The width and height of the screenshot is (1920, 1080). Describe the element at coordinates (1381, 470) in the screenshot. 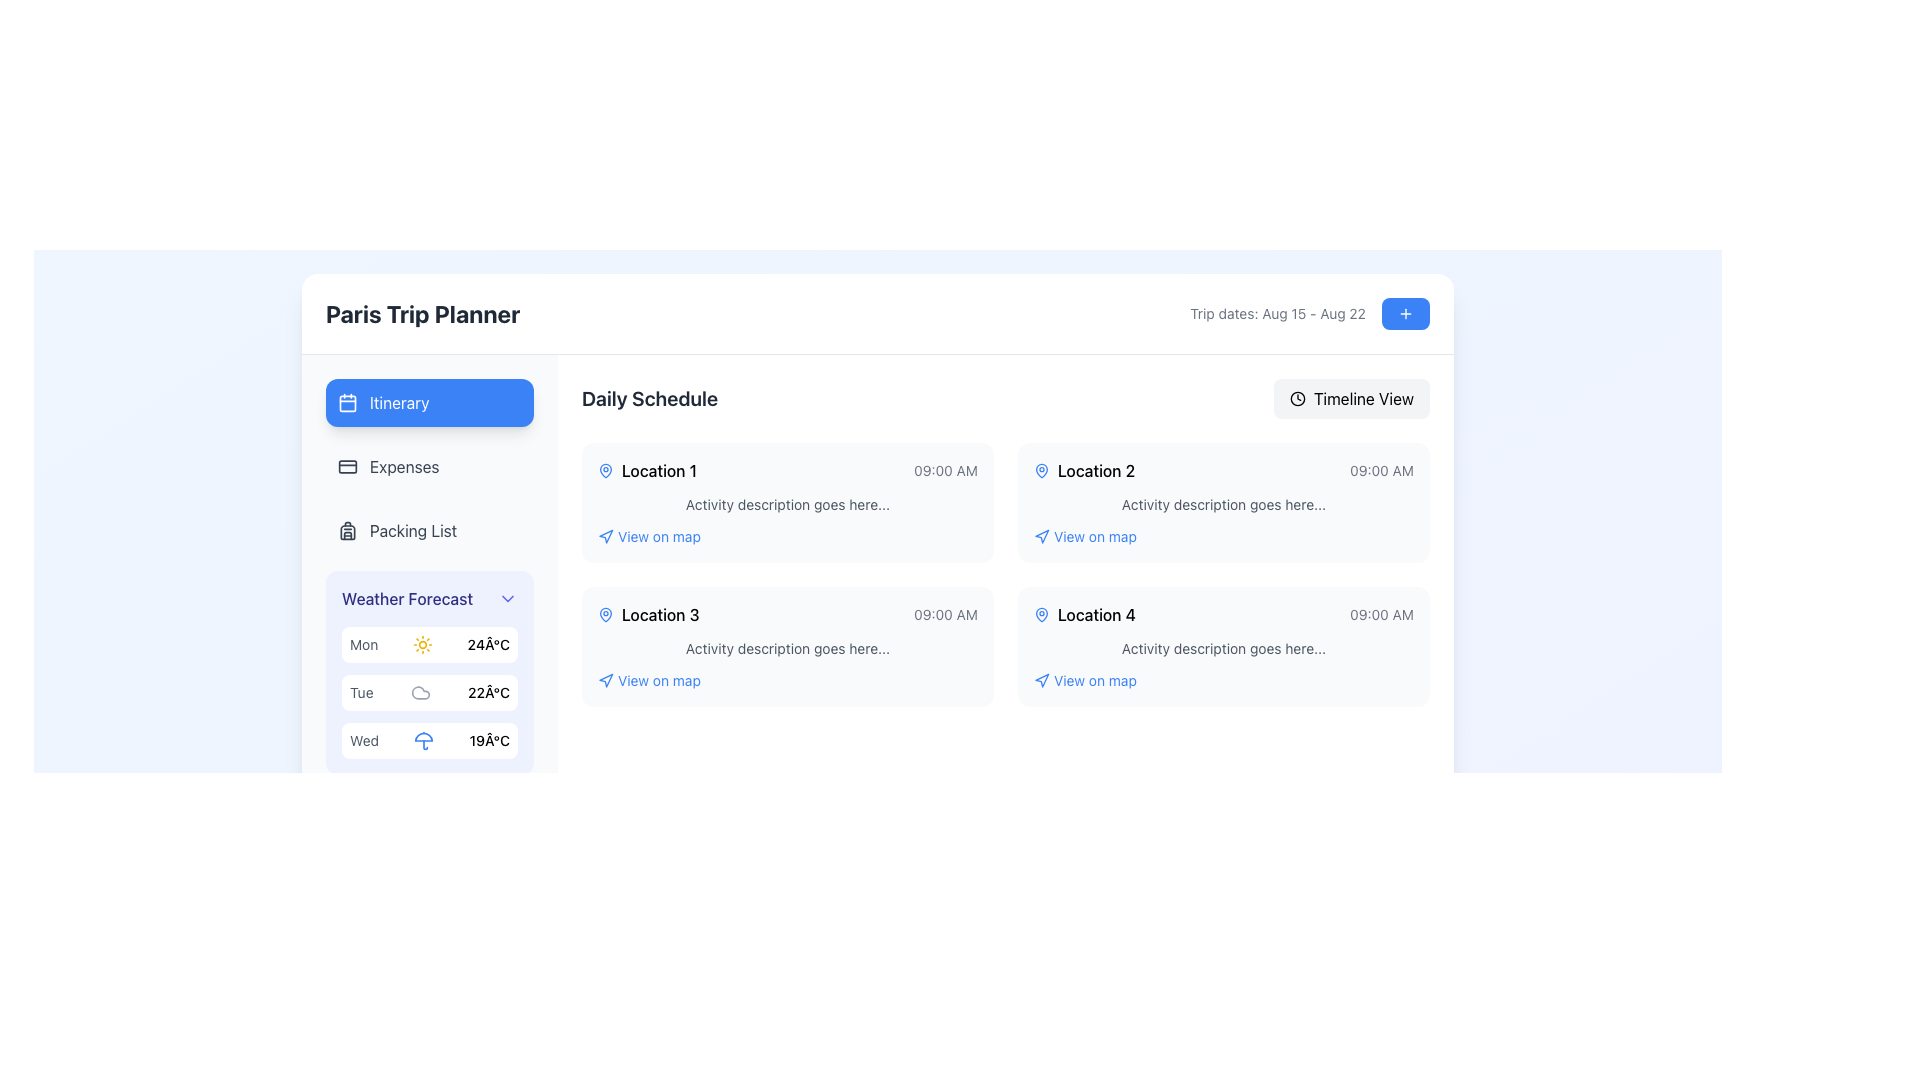

I see `the content of the text label displaying '09:00 AM' located in the rightmost column of the 'Location 2' entry in the daily schedule` at that location.